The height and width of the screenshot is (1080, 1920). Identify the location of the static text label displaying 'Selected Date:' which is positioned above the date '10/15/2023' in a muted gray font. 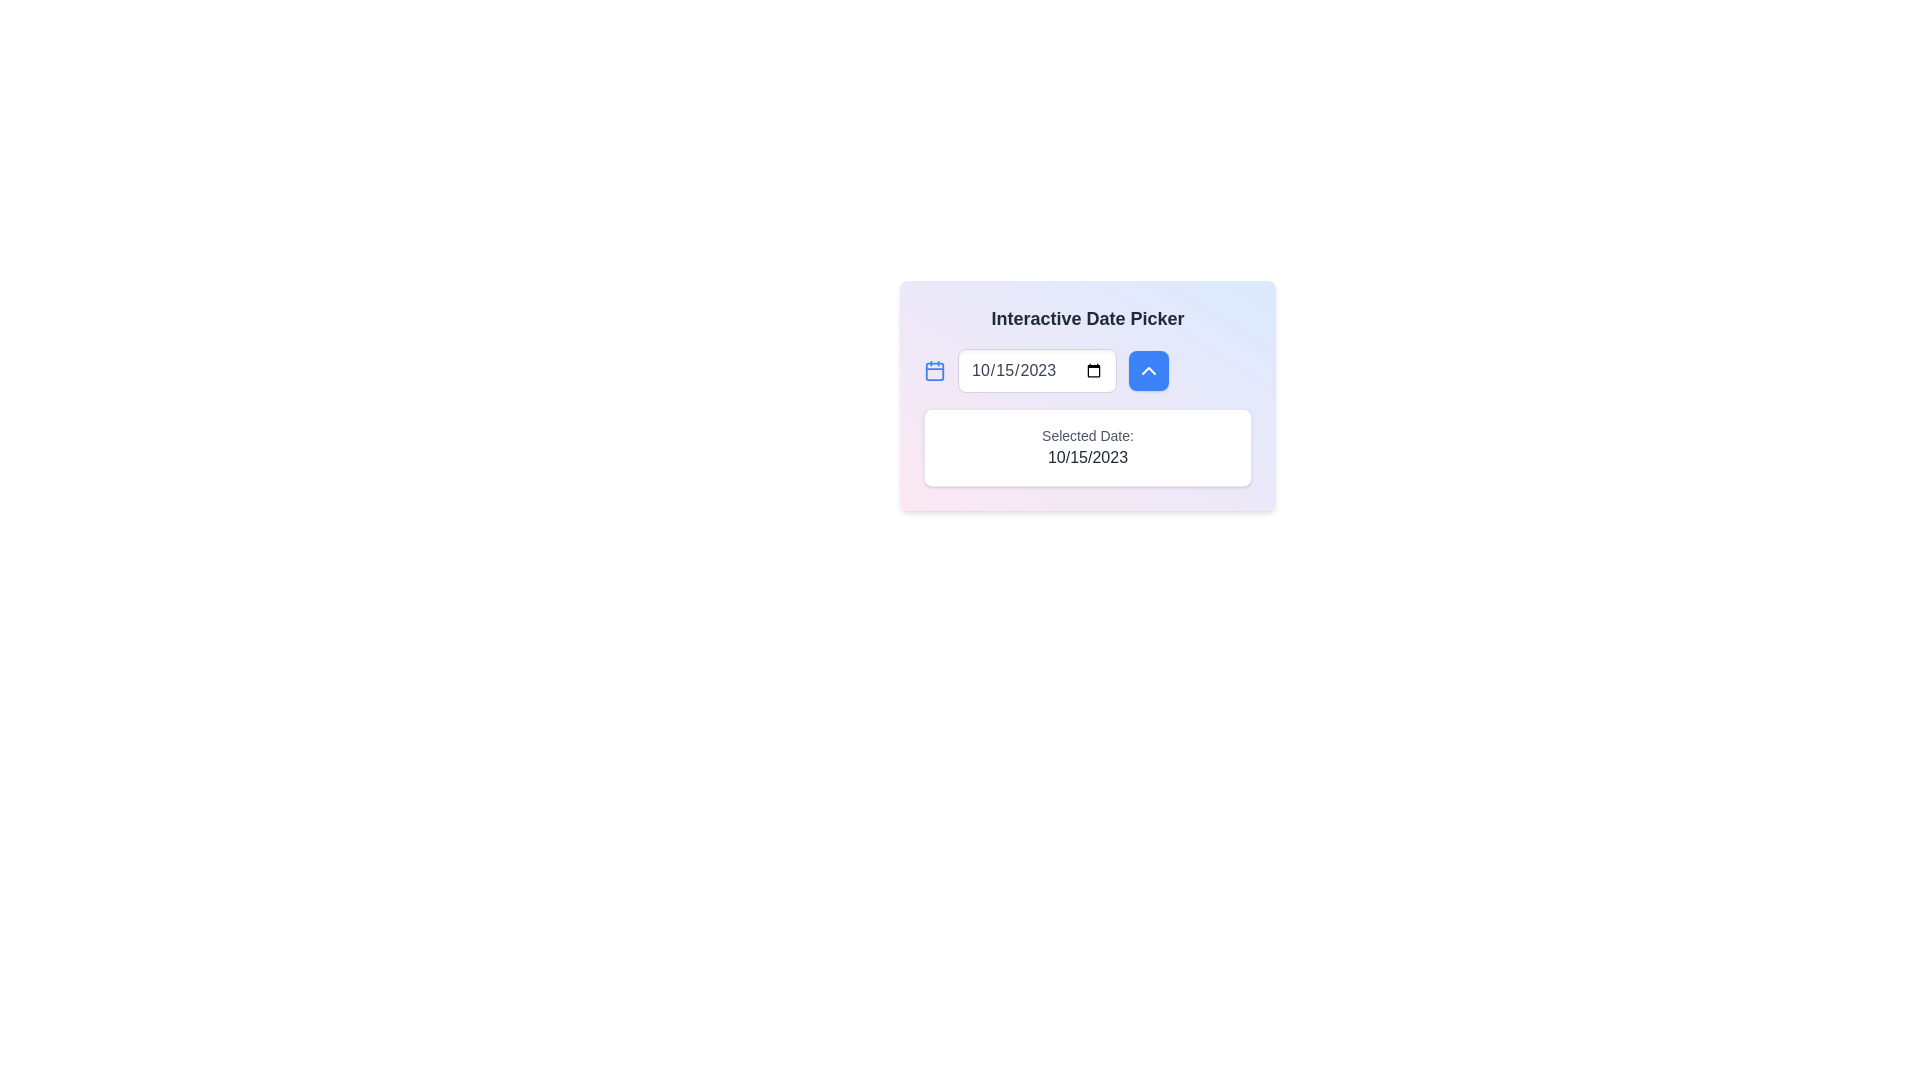
(1087, 434).